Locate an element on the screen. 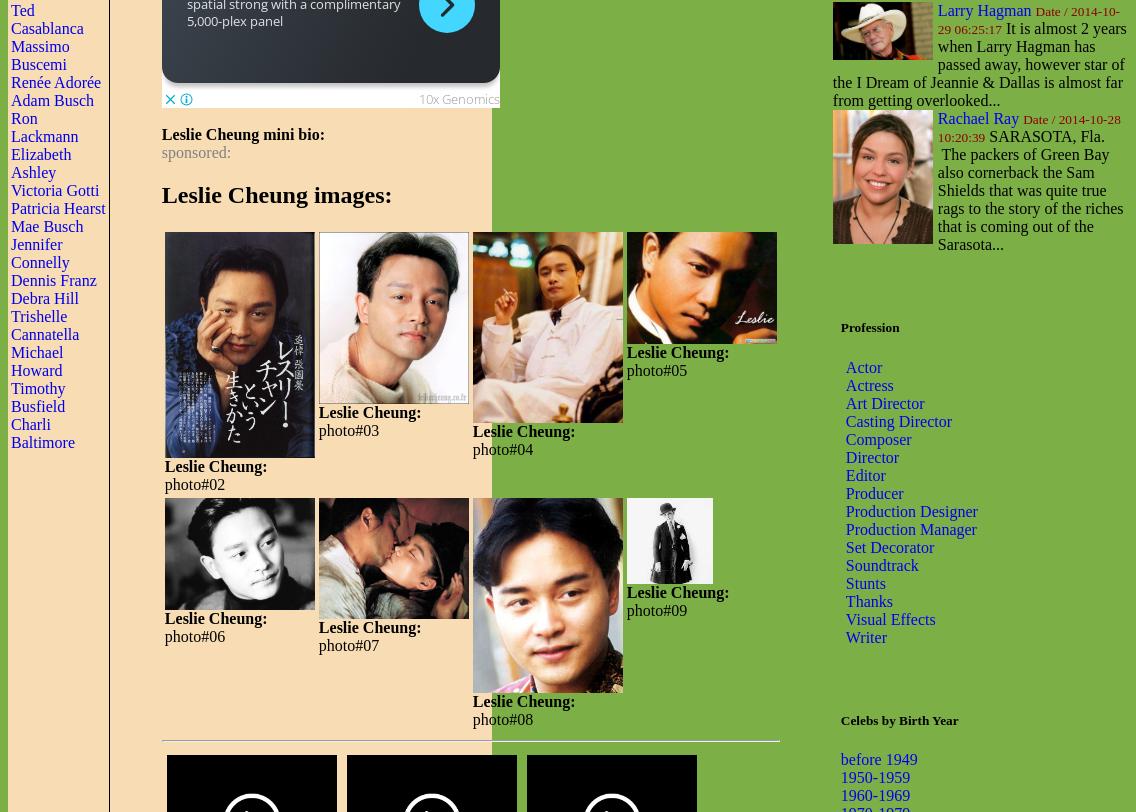 The width and height of the screenshot is (1136, 812). 'Profession' is located at coordinates (869, 327).